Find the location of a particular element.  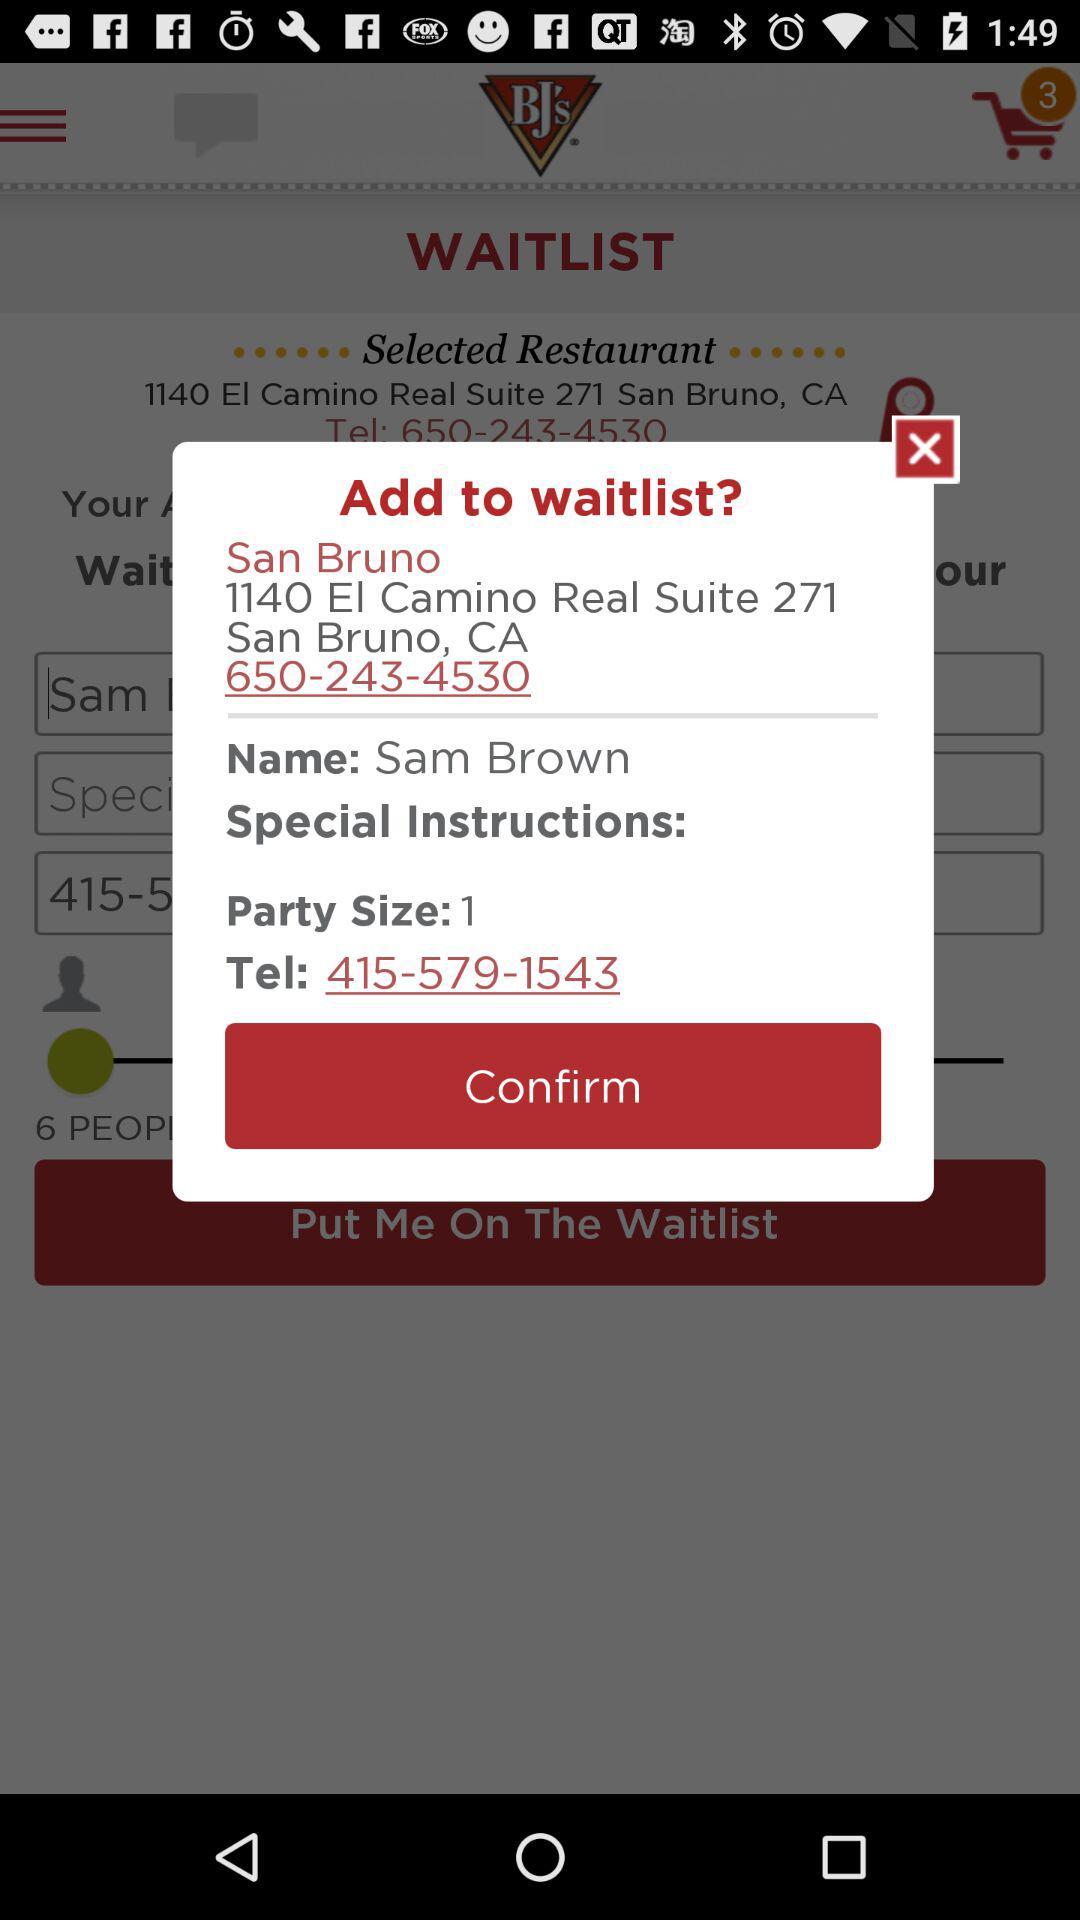

the button above confirm icon is located at coordinates (472, 971).